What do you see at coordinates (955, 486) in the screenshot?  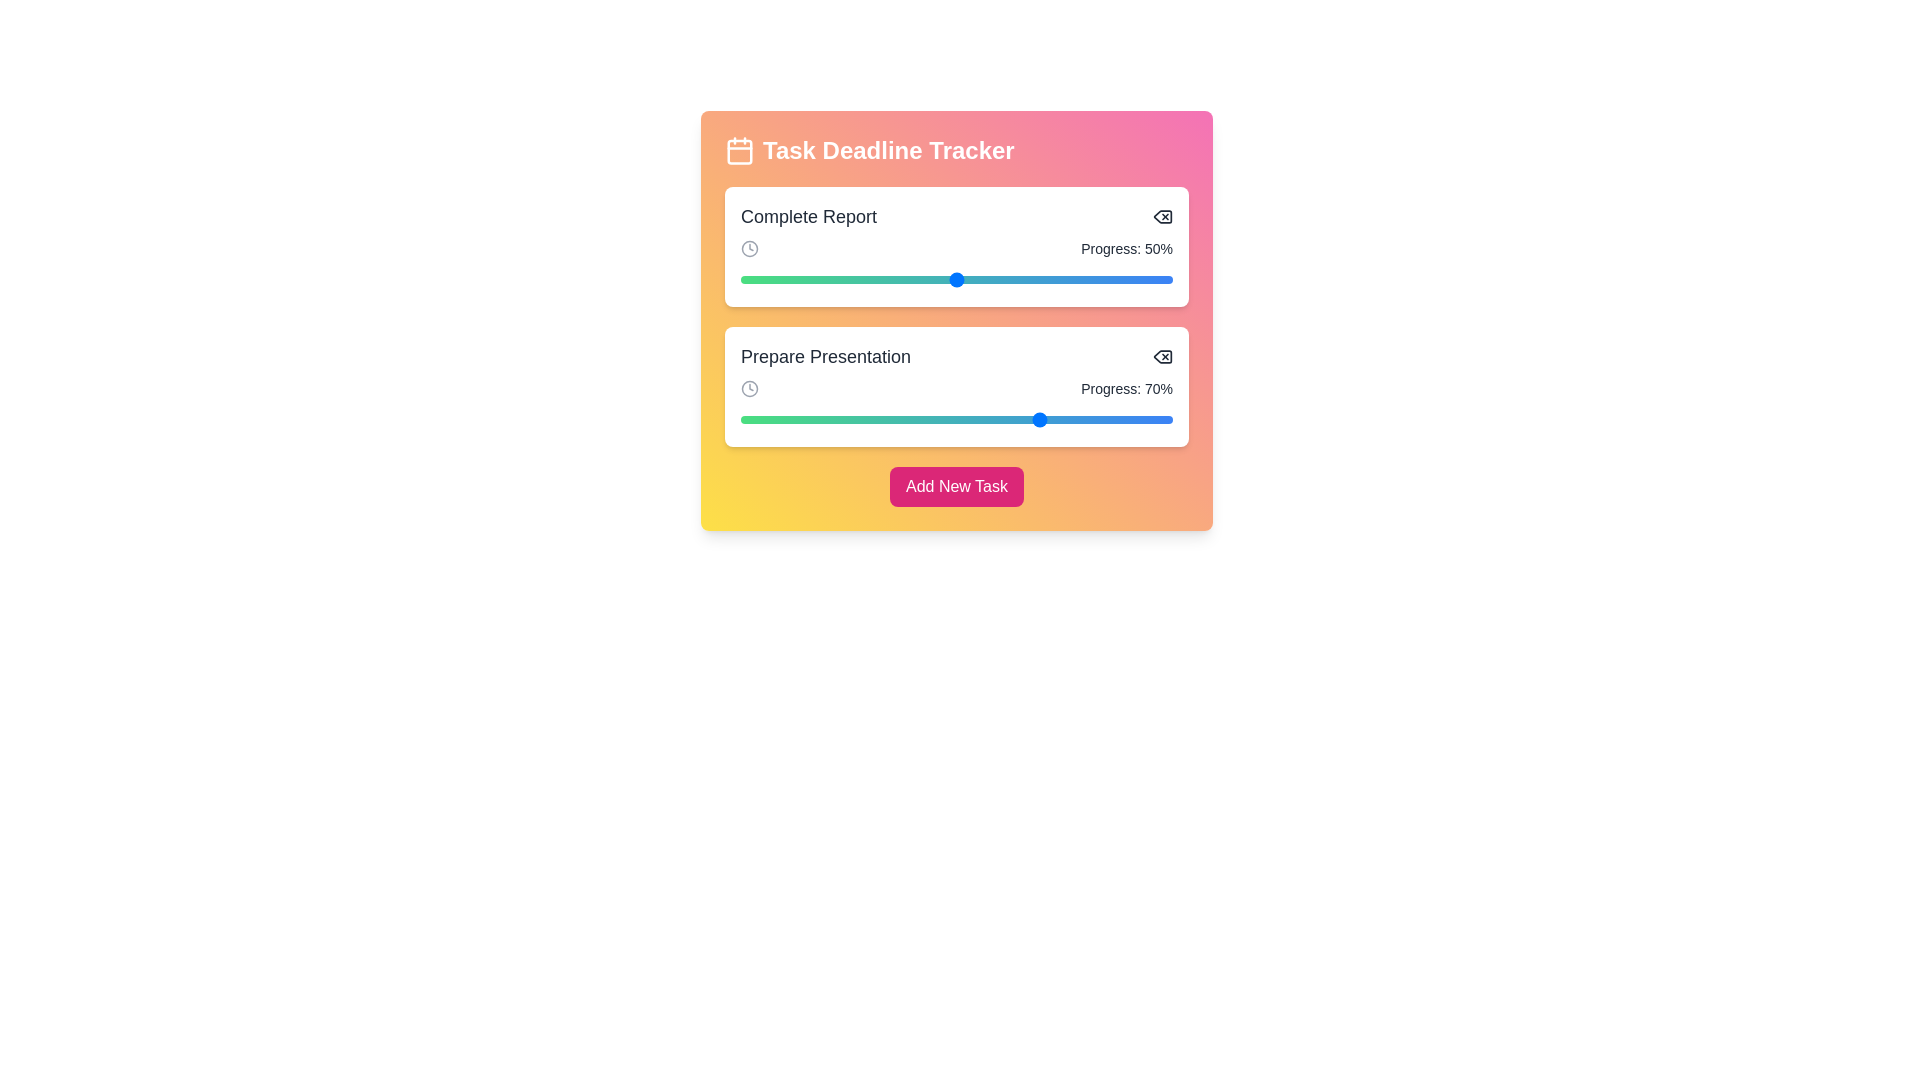 I see `the 'Add New Task' button to add a new task` at bounding box center [955, 486].